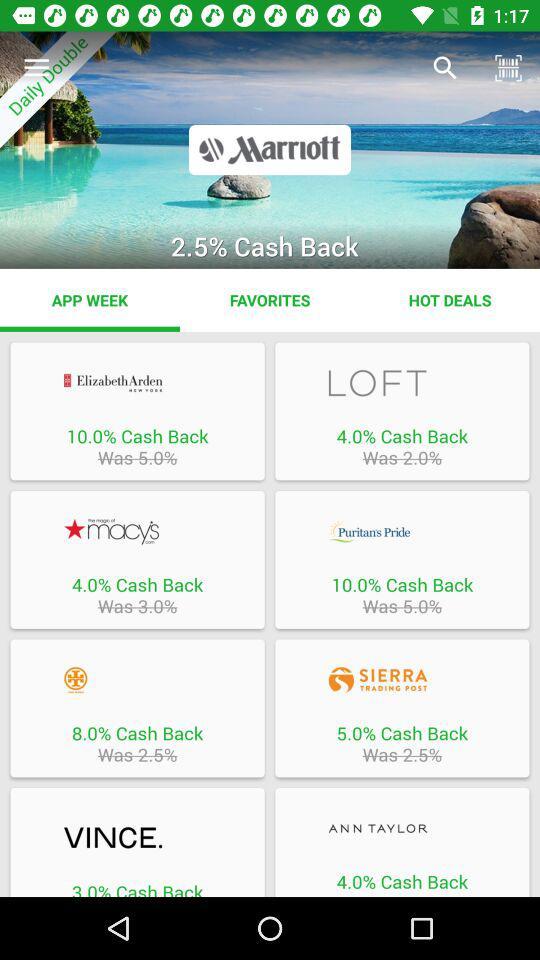  What do you see at coordinates (89, 299) in the screenshot?
I see `the app week app` at bounding box center [89, 299].